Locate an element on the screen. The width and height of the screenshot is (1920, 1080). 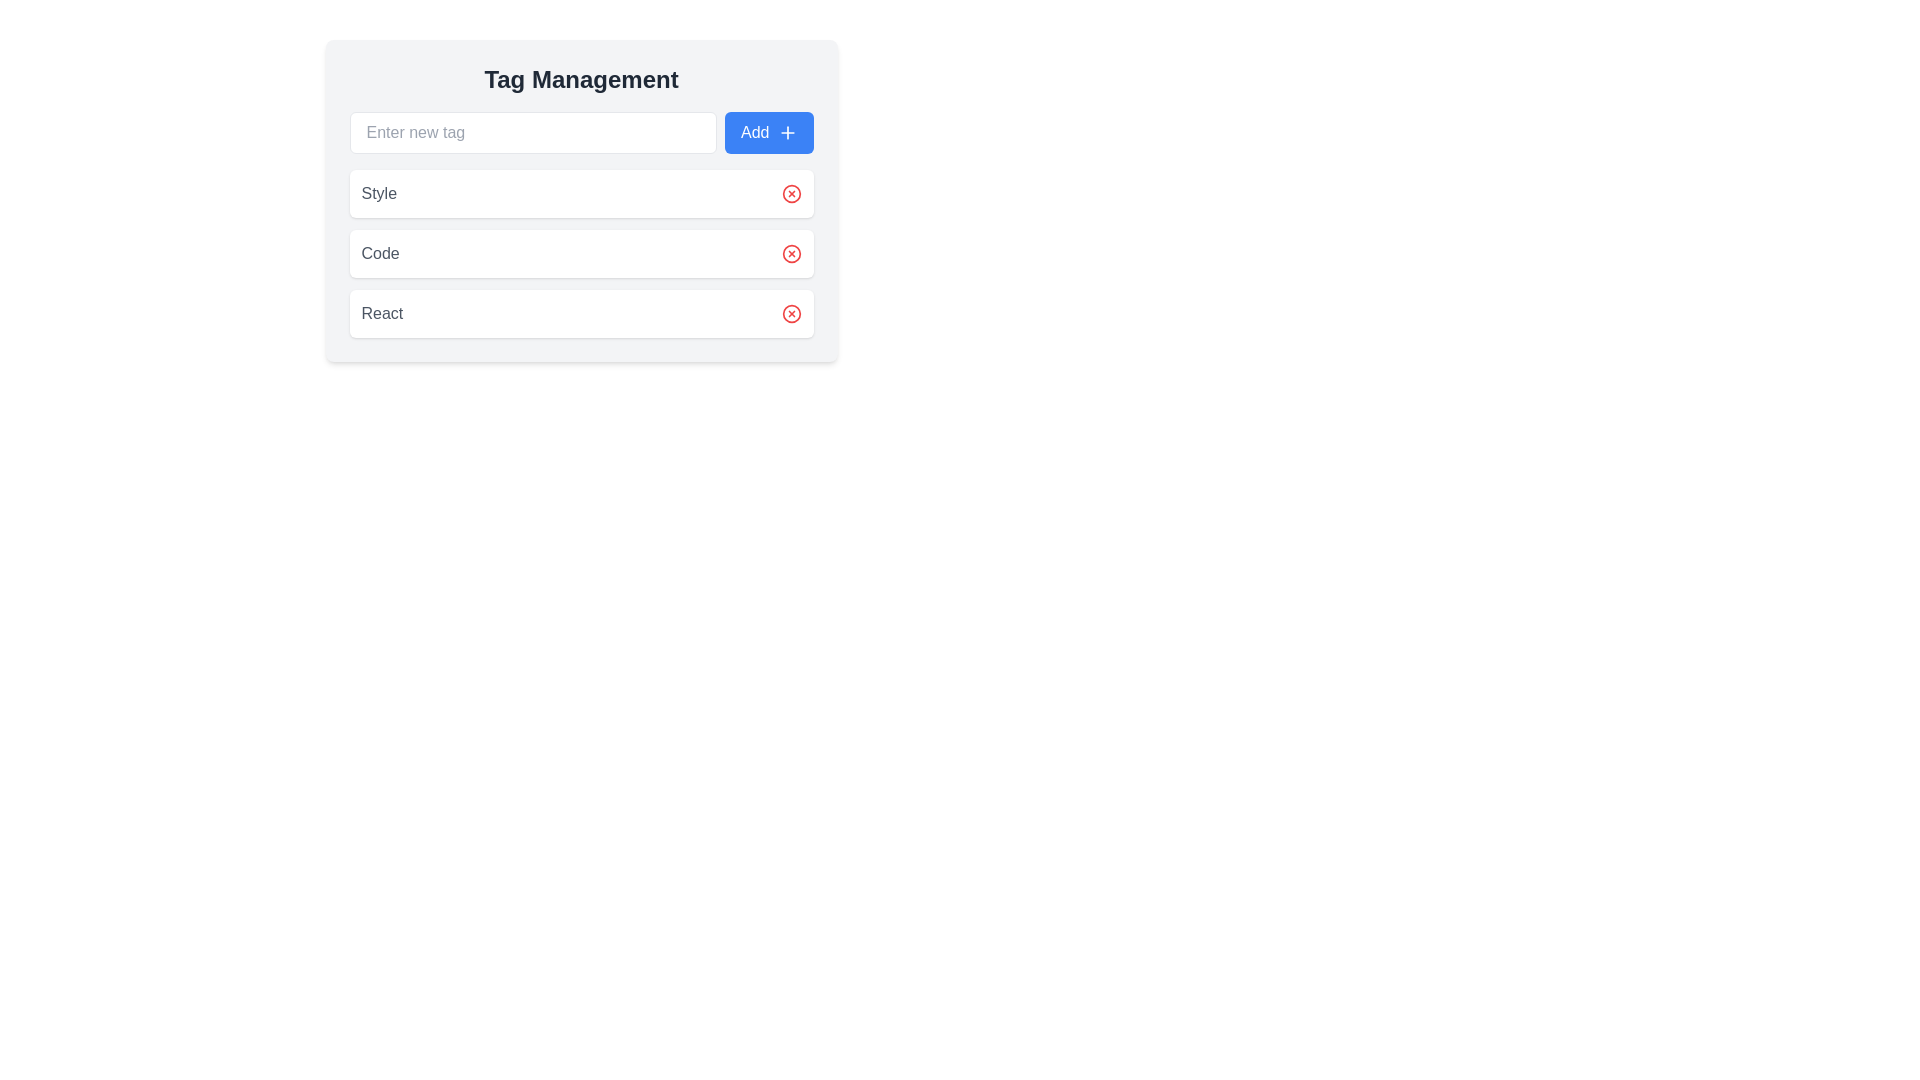
the circular icon with a cross located to the immediate right of the text 'Style' in the tag management list is located at coordinates (790, 193).